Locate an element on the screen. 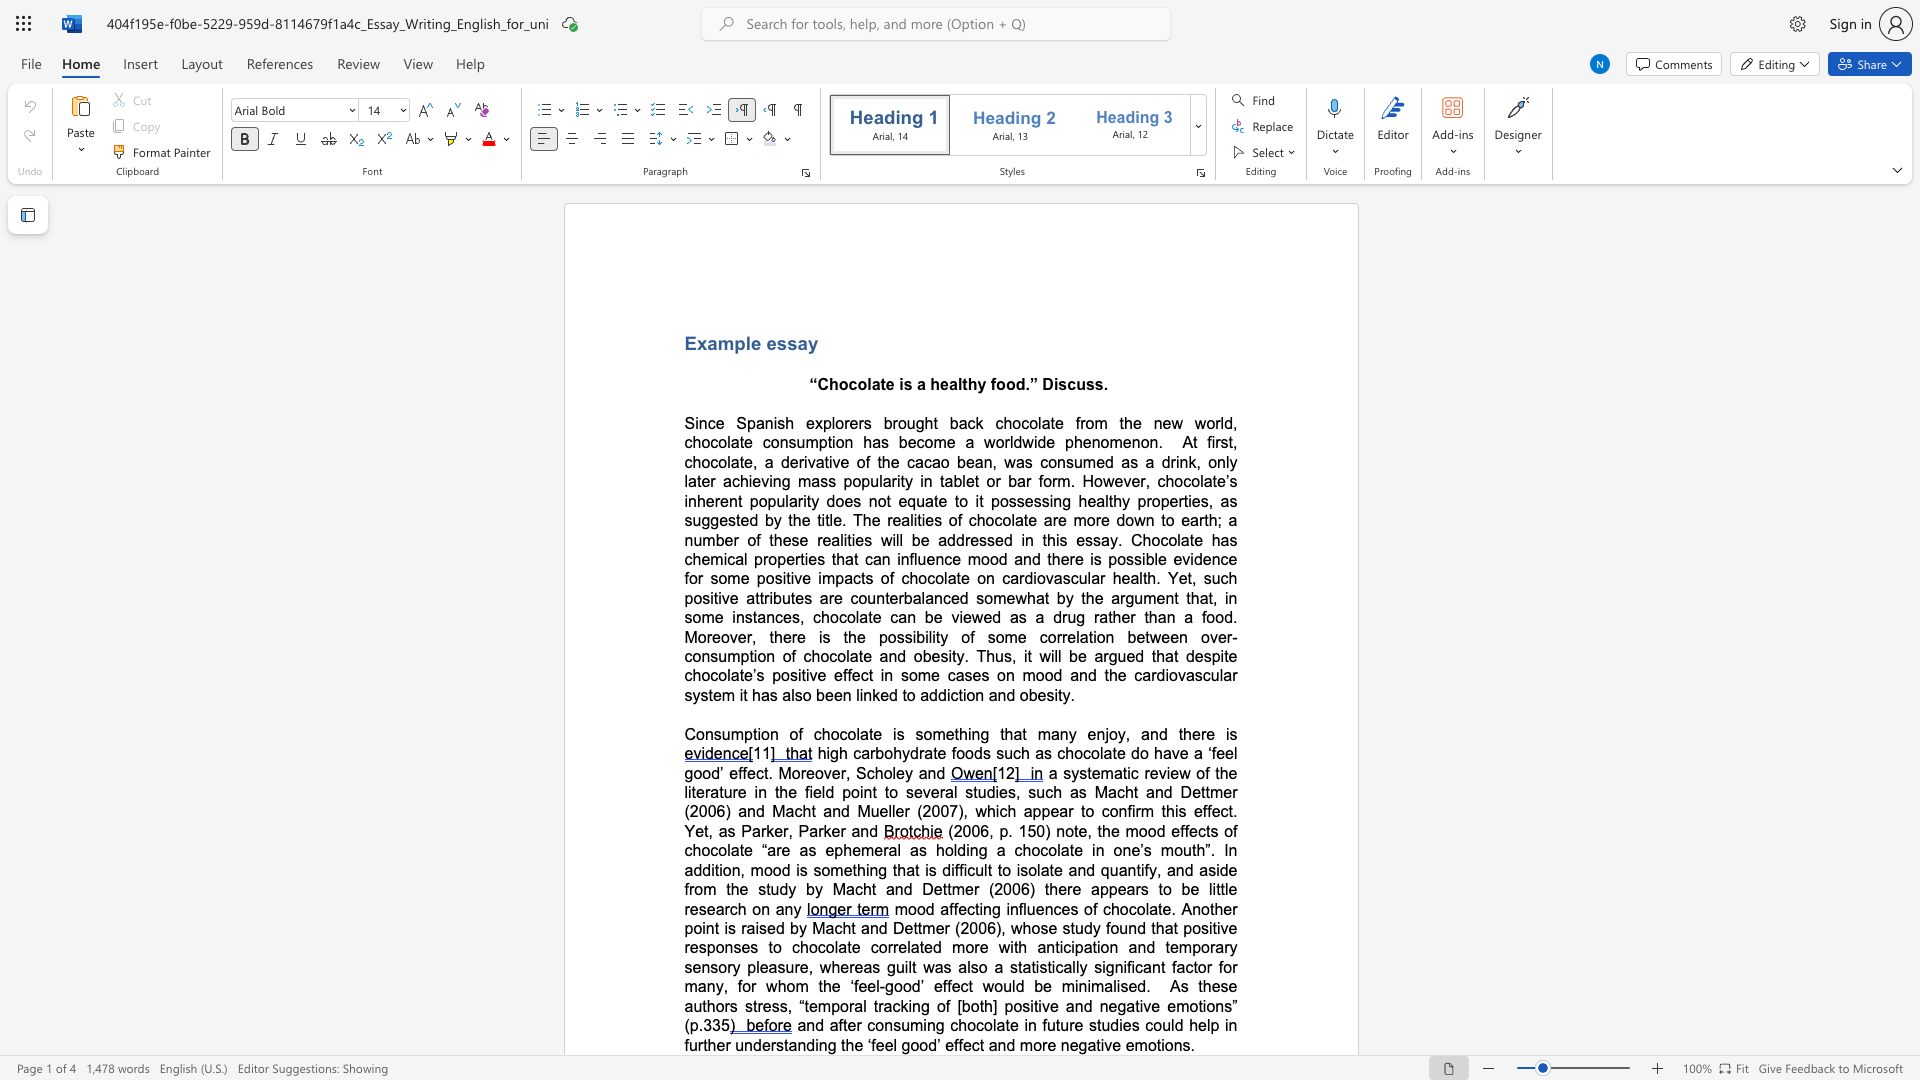 The width and height of the screenshot is (1920, 1080). the subset text "itiv" within the text "for some positive impacts of chocolate on cardiovascular health. Yet, such positive attributes are counterbalanced" is located at coordinates (710, 597).